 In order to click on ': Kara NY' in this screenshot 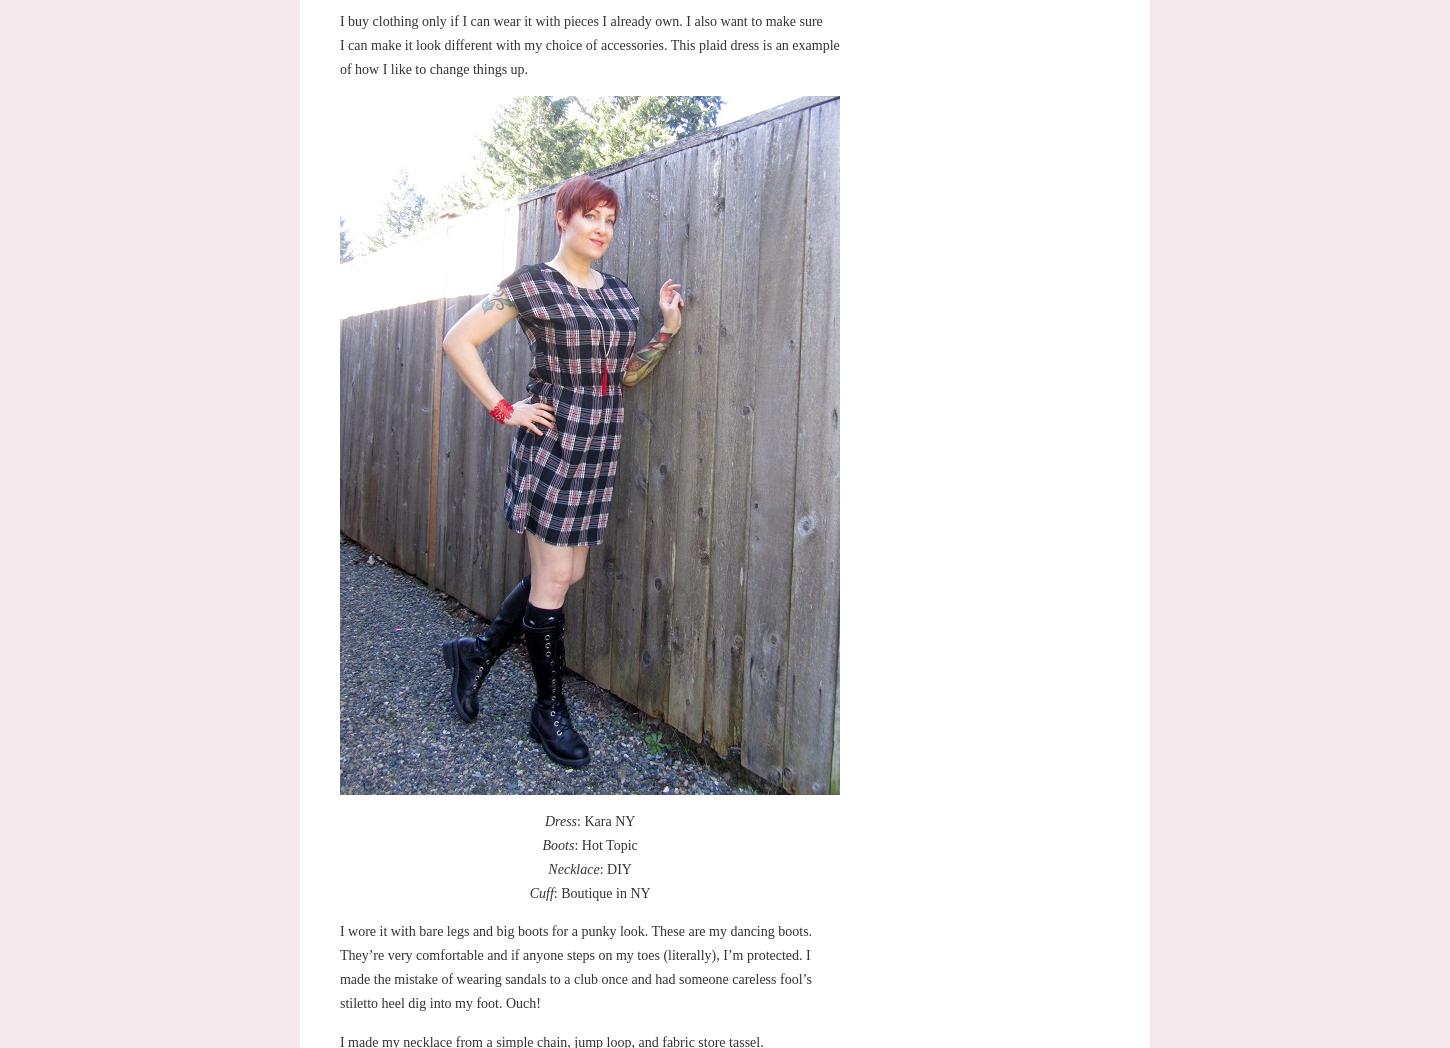, I will do `click(604, 820)`.